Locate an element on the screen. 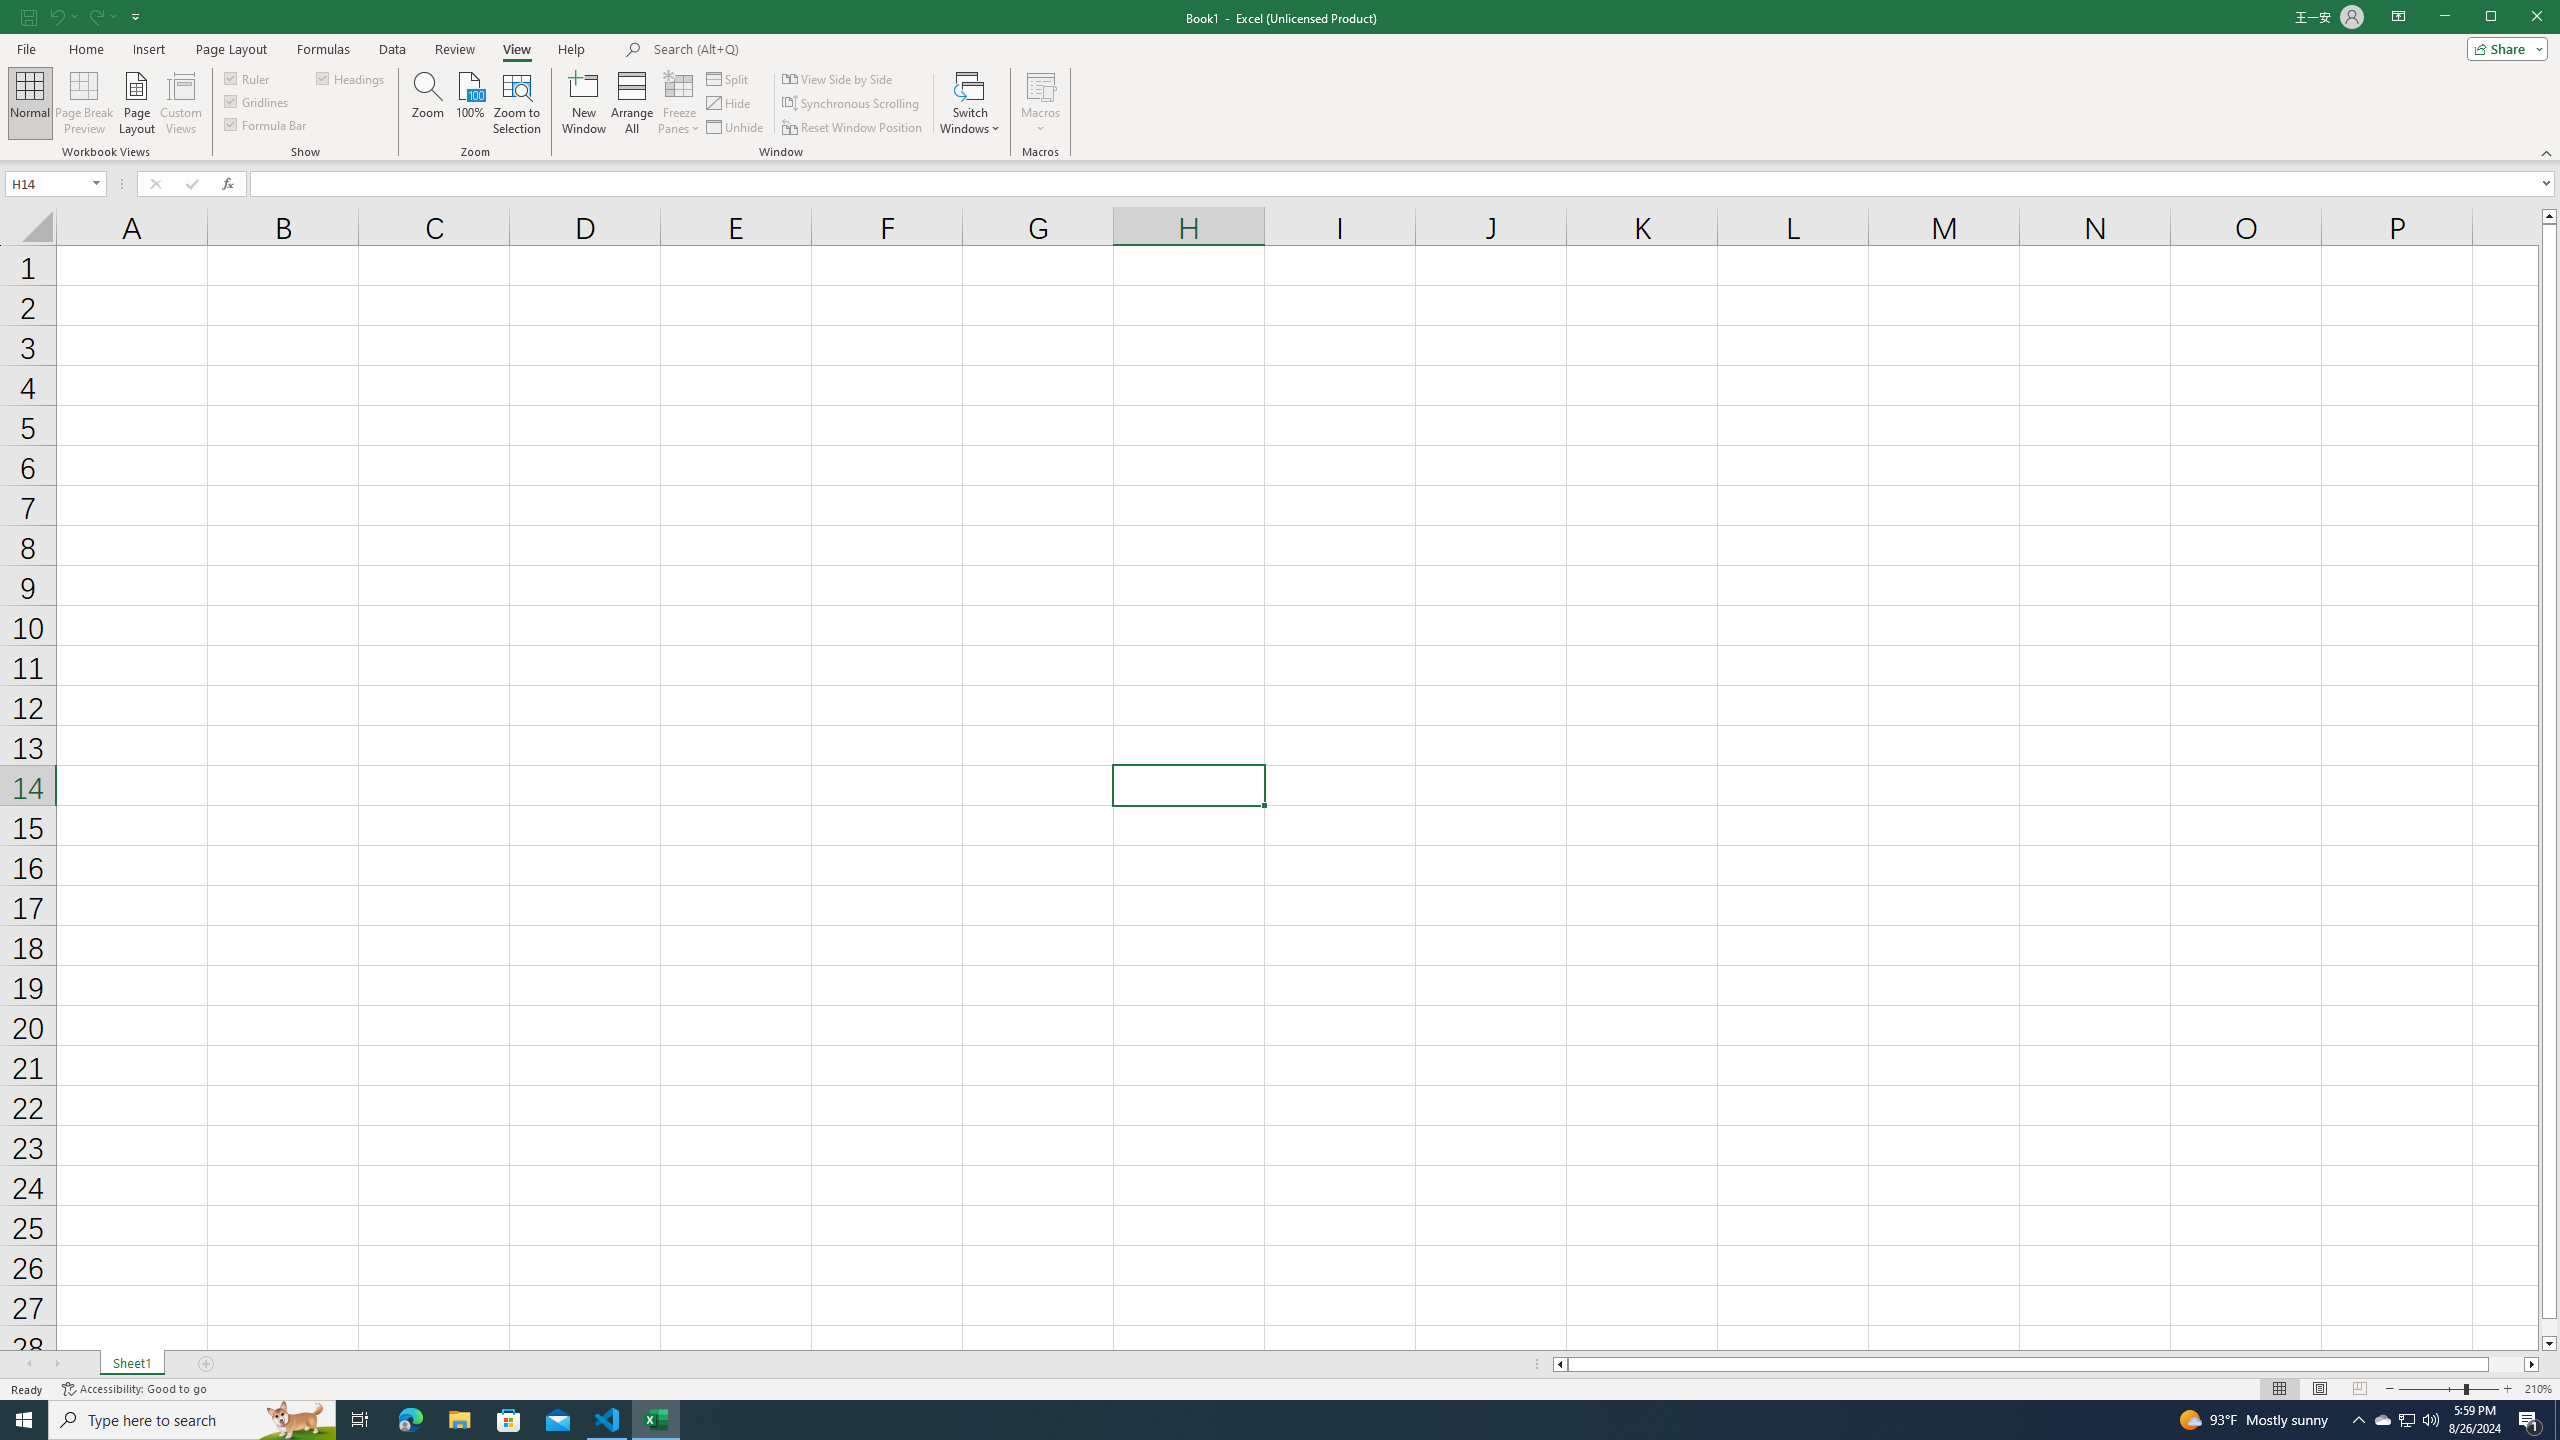 This screenshot has height=1440, width=2560. 'New Window' is located at coordinates (583, 103).